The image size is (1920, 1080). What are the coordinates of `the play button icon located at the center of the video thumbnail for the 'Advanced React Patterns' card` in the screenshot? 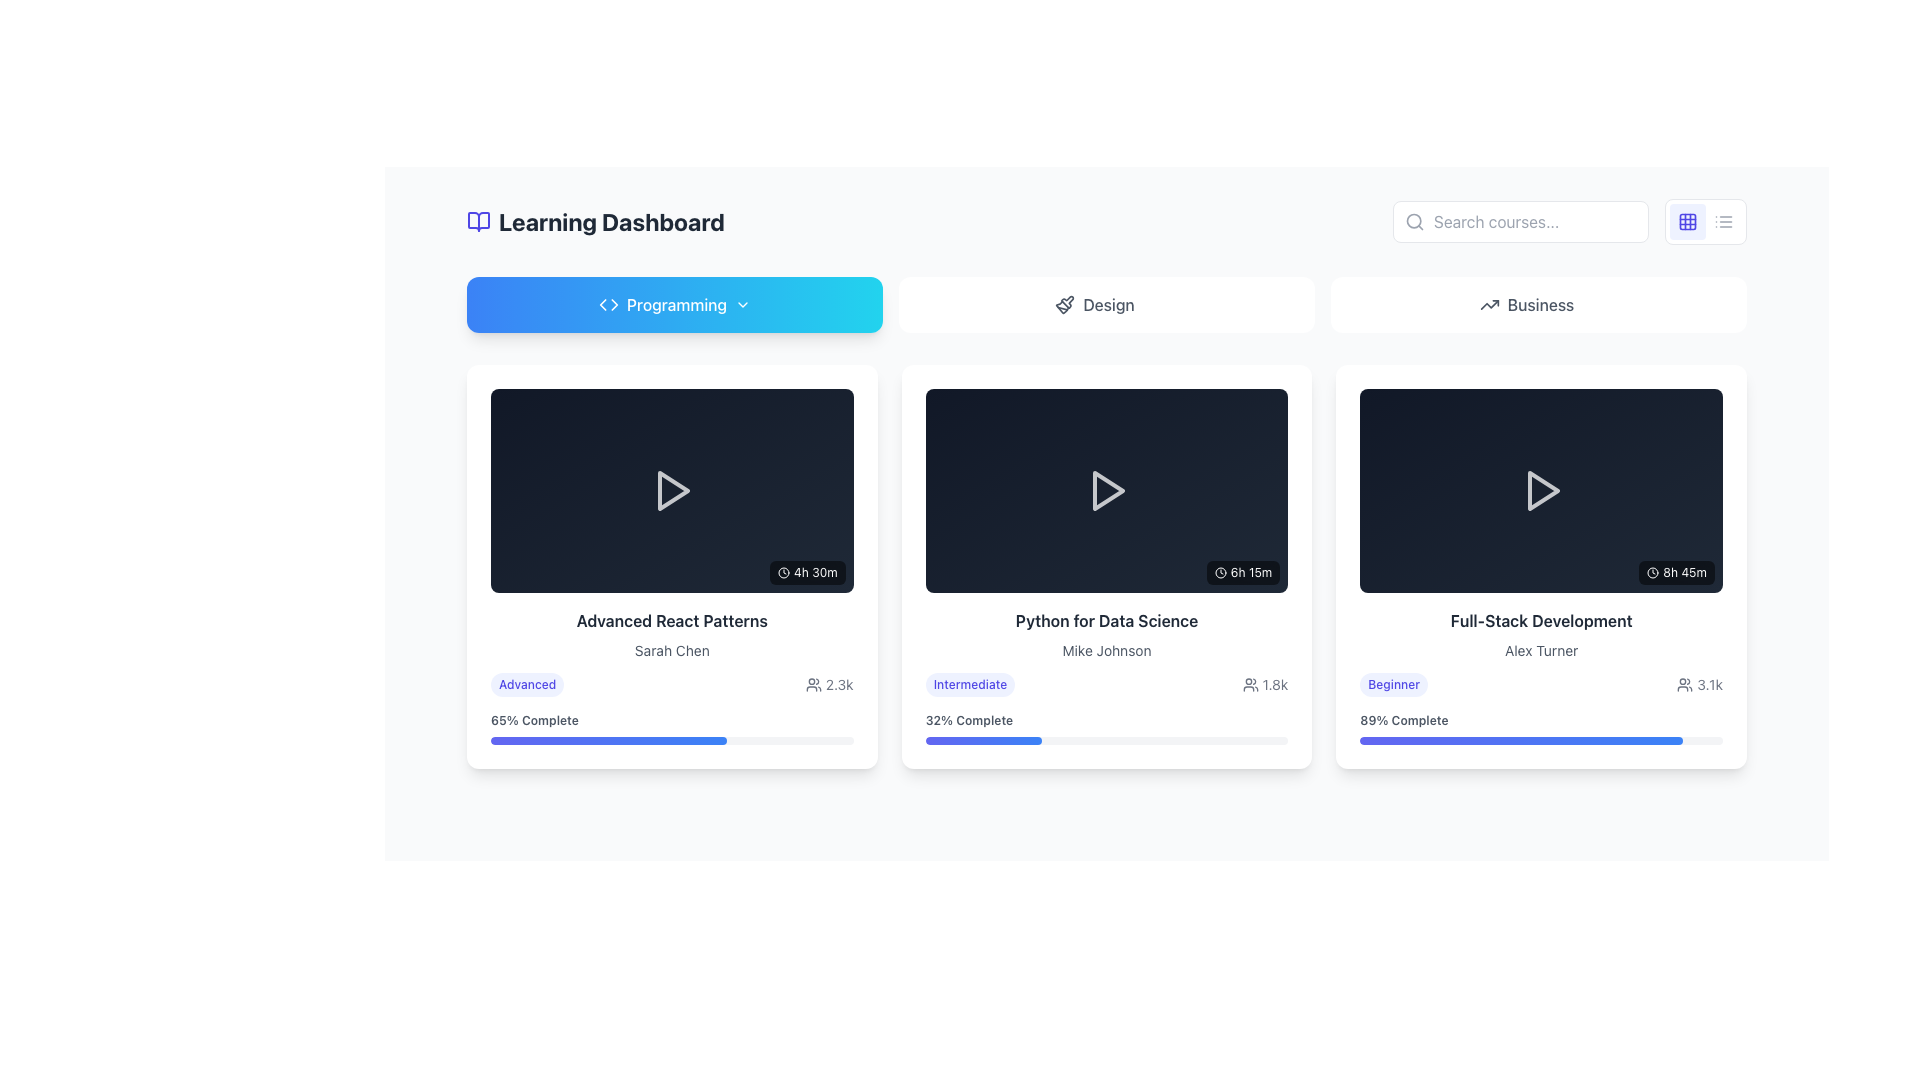 It's located at (674, 490).